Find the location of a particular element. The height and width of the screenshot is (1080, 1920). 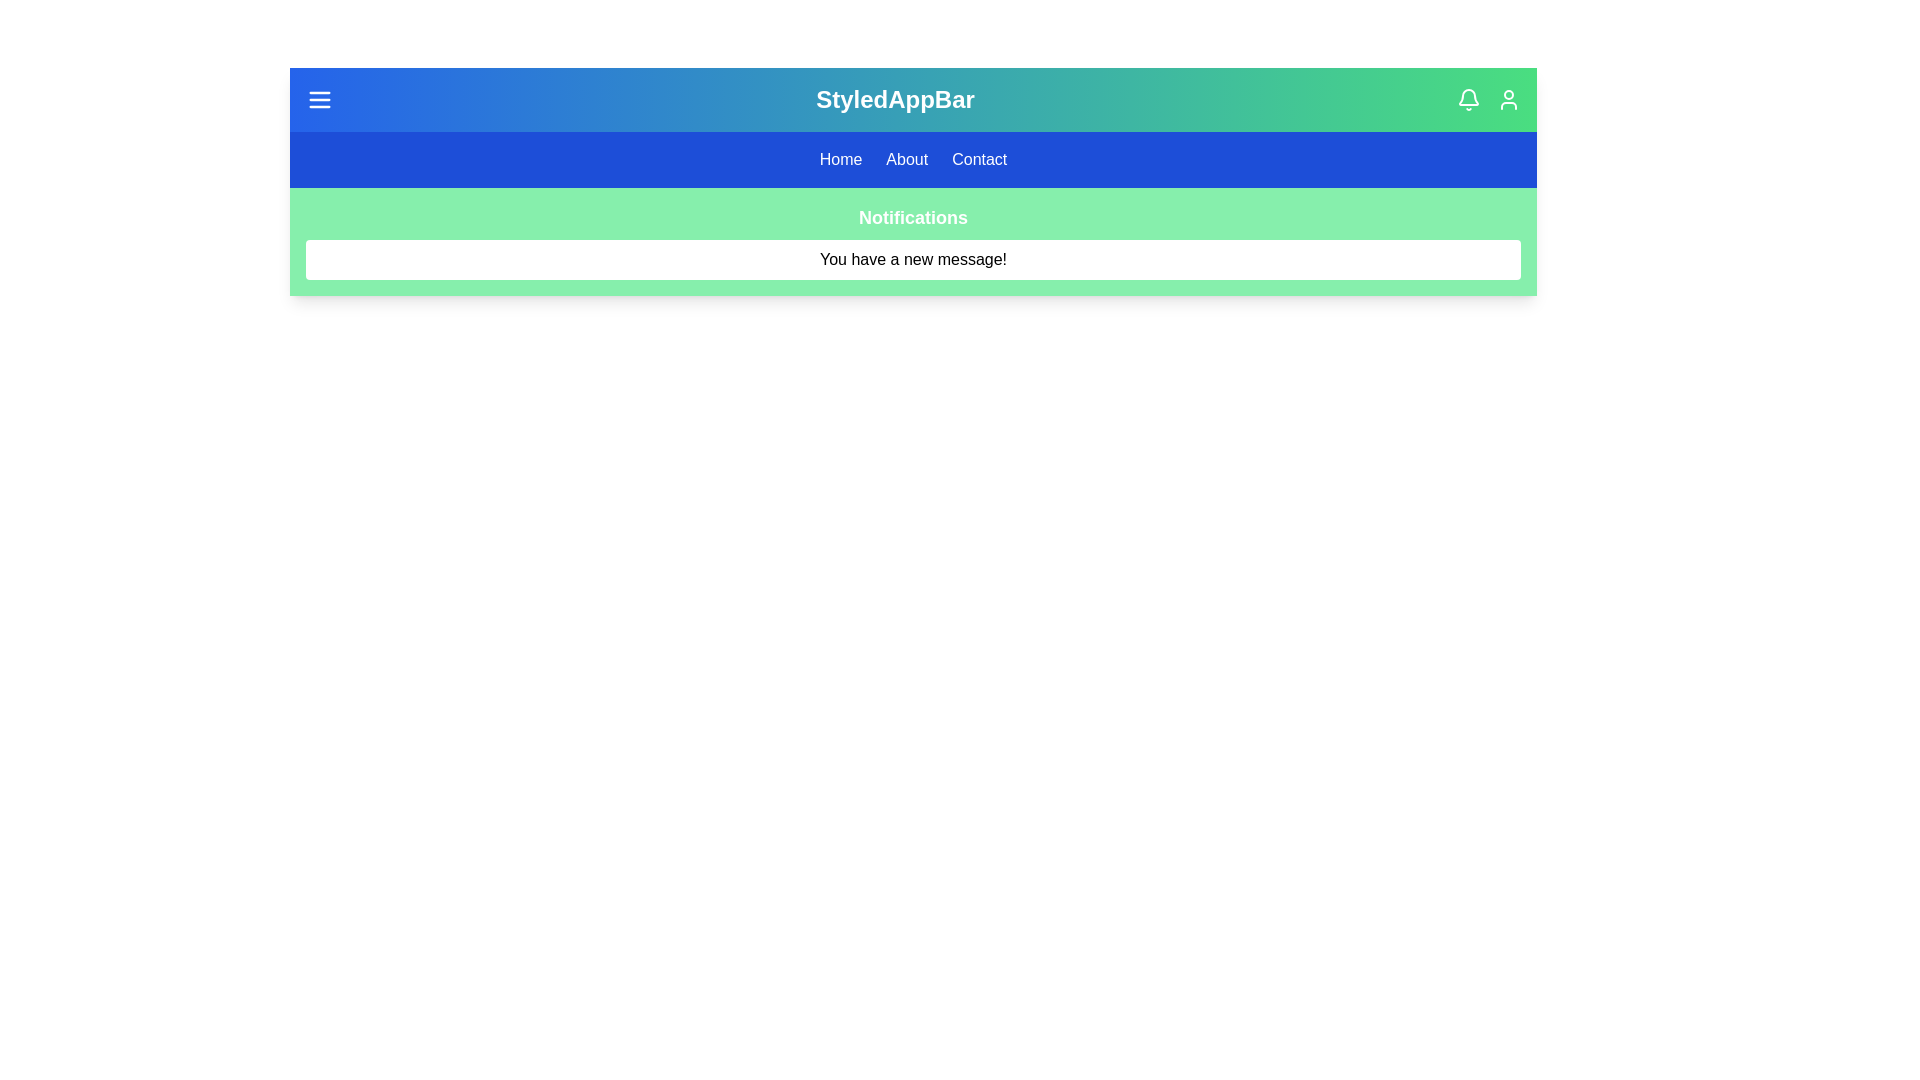

the 'Contact' text label in the navigation menu is located at coordinates (979, 158).